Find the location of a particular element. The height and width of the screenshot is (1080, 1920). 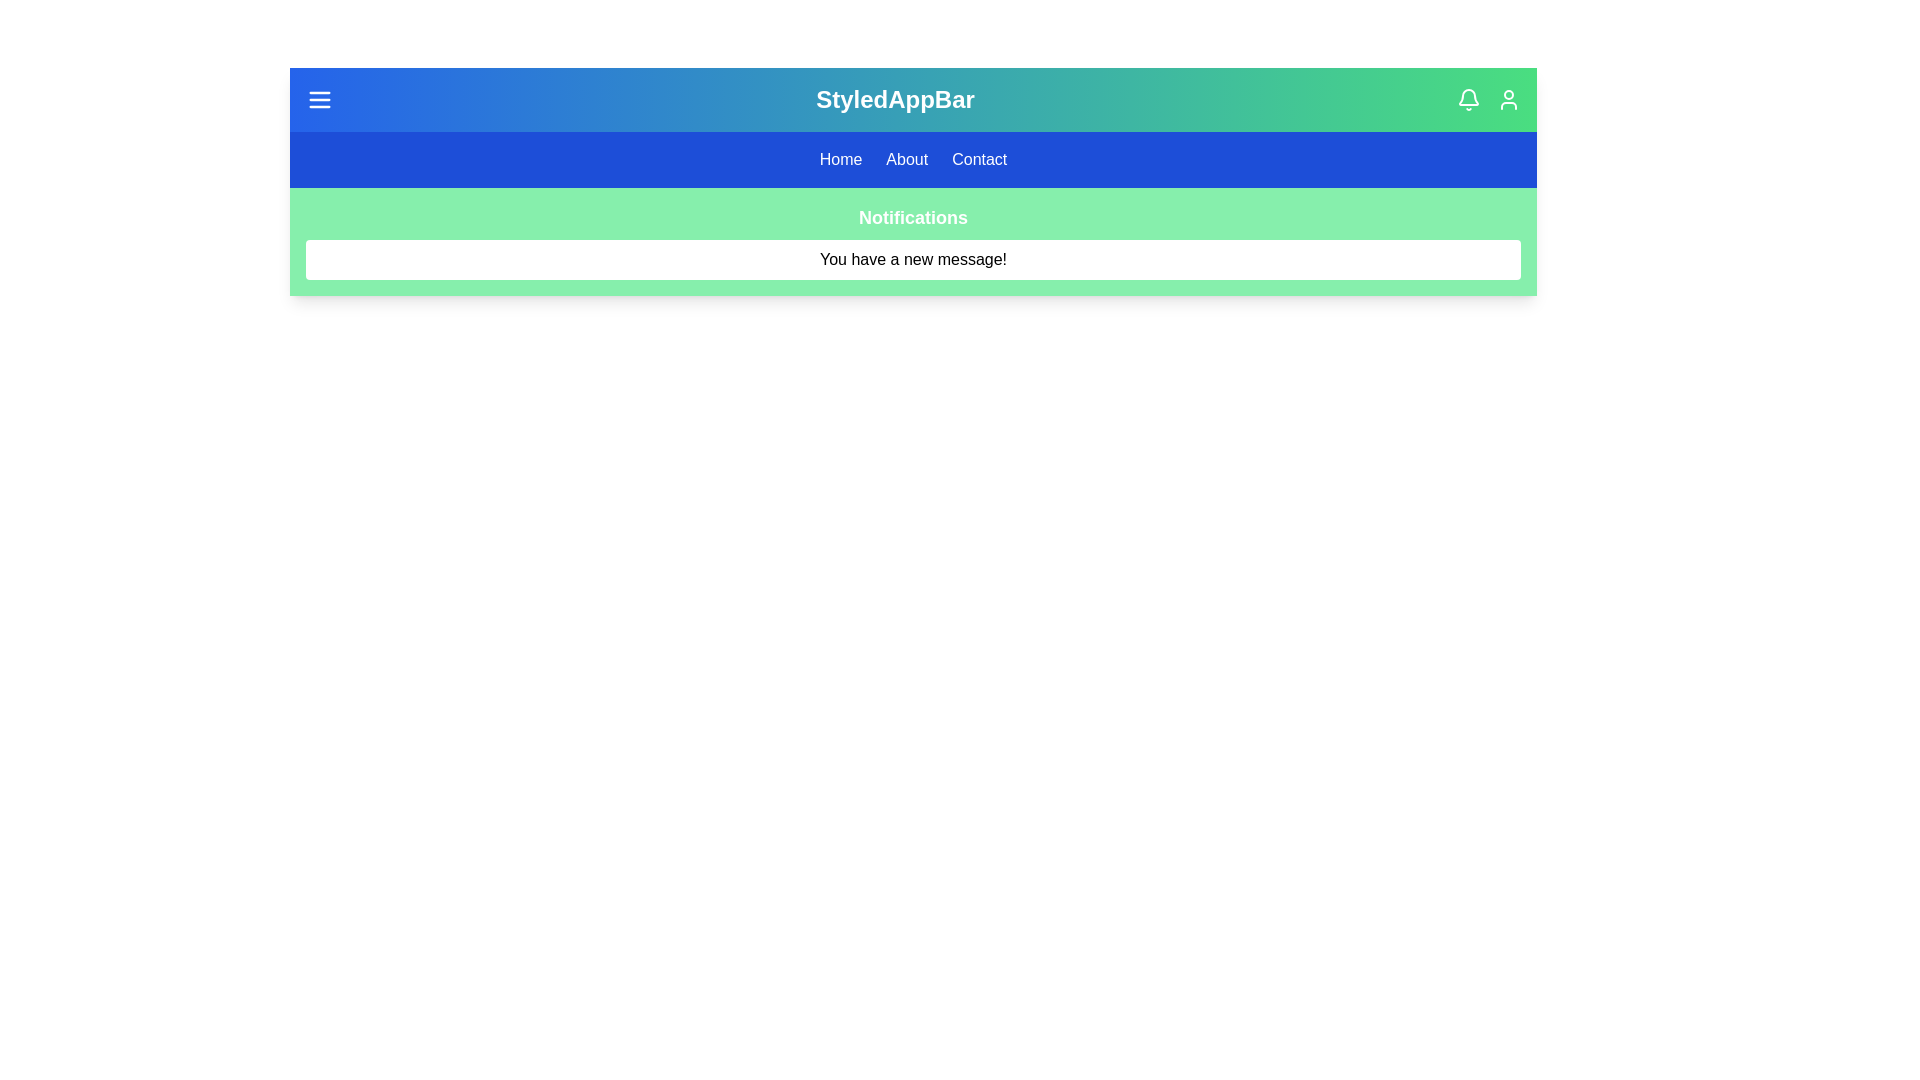

the 'Contact' text label in the navigation menu is located at coordinates (979, 158).